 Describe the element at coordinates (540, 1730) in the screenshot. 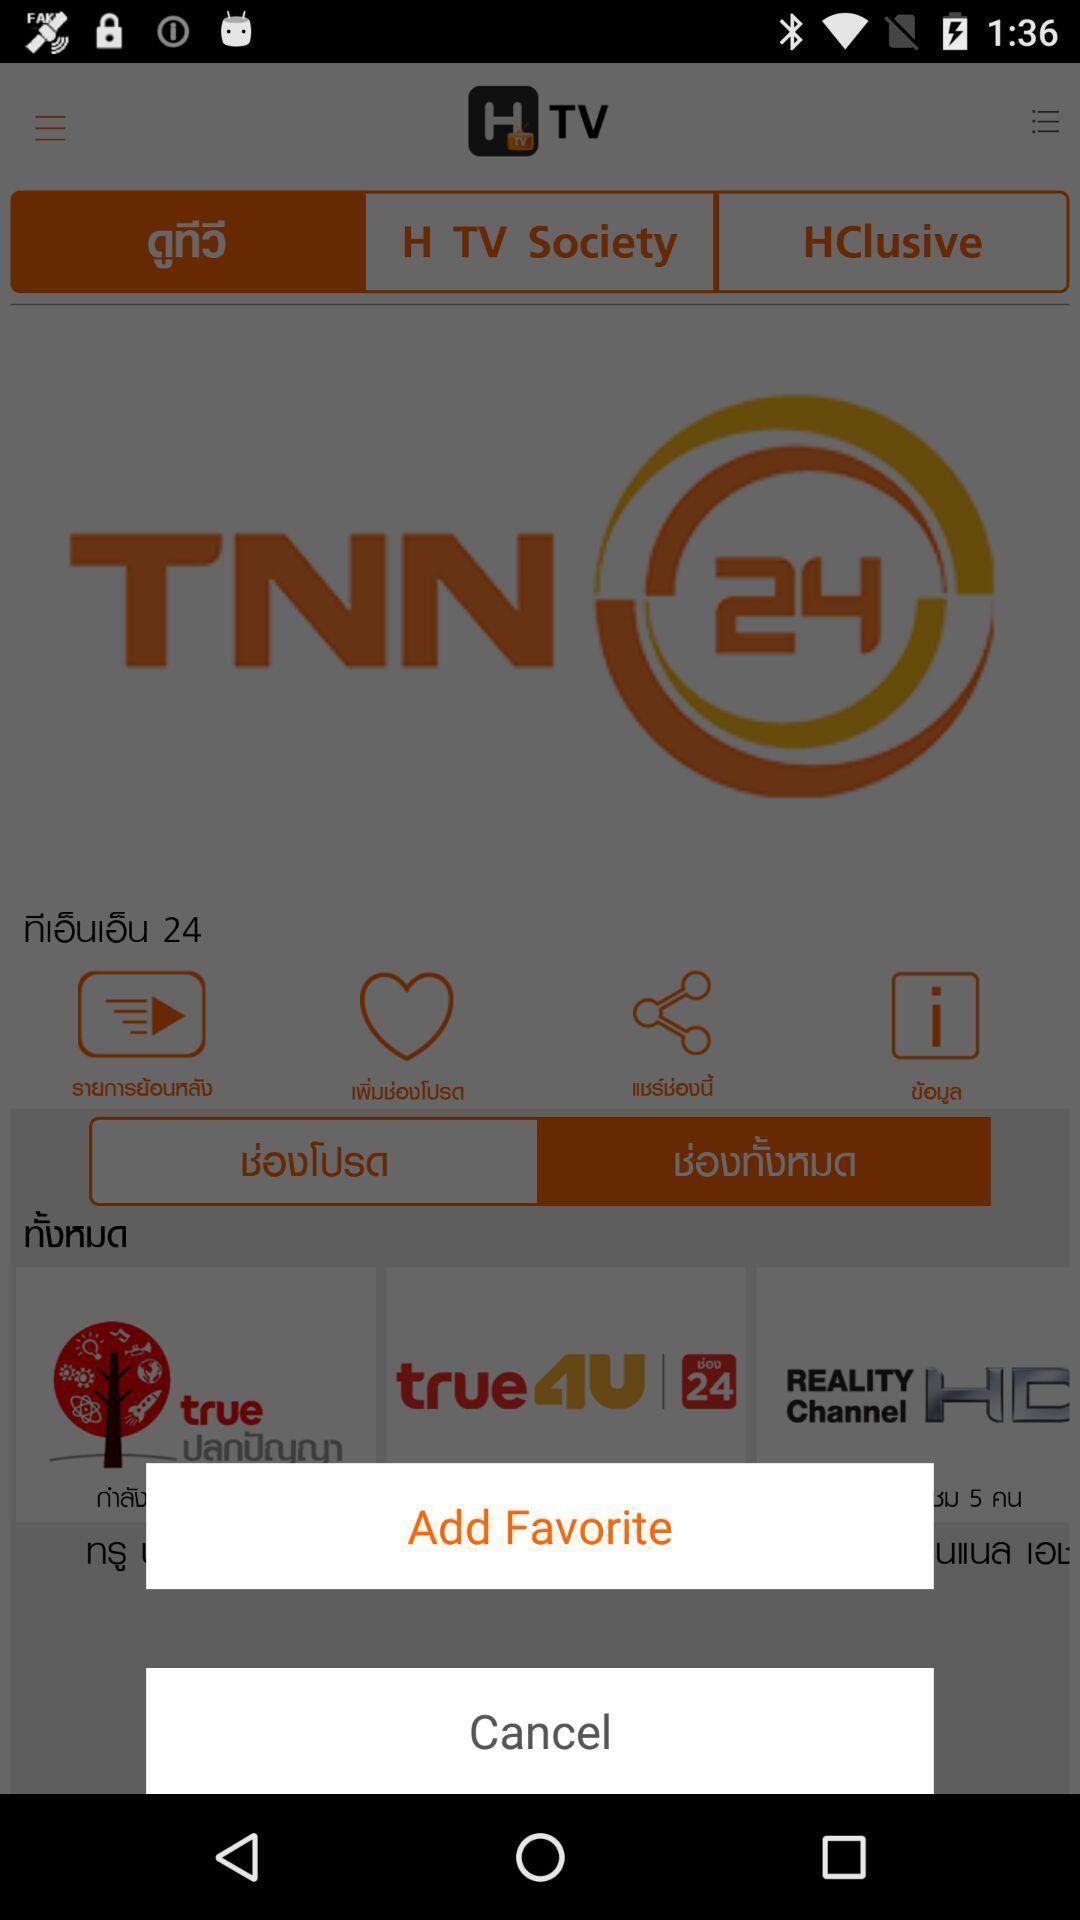

I see `icon below add favorite item` at that location.